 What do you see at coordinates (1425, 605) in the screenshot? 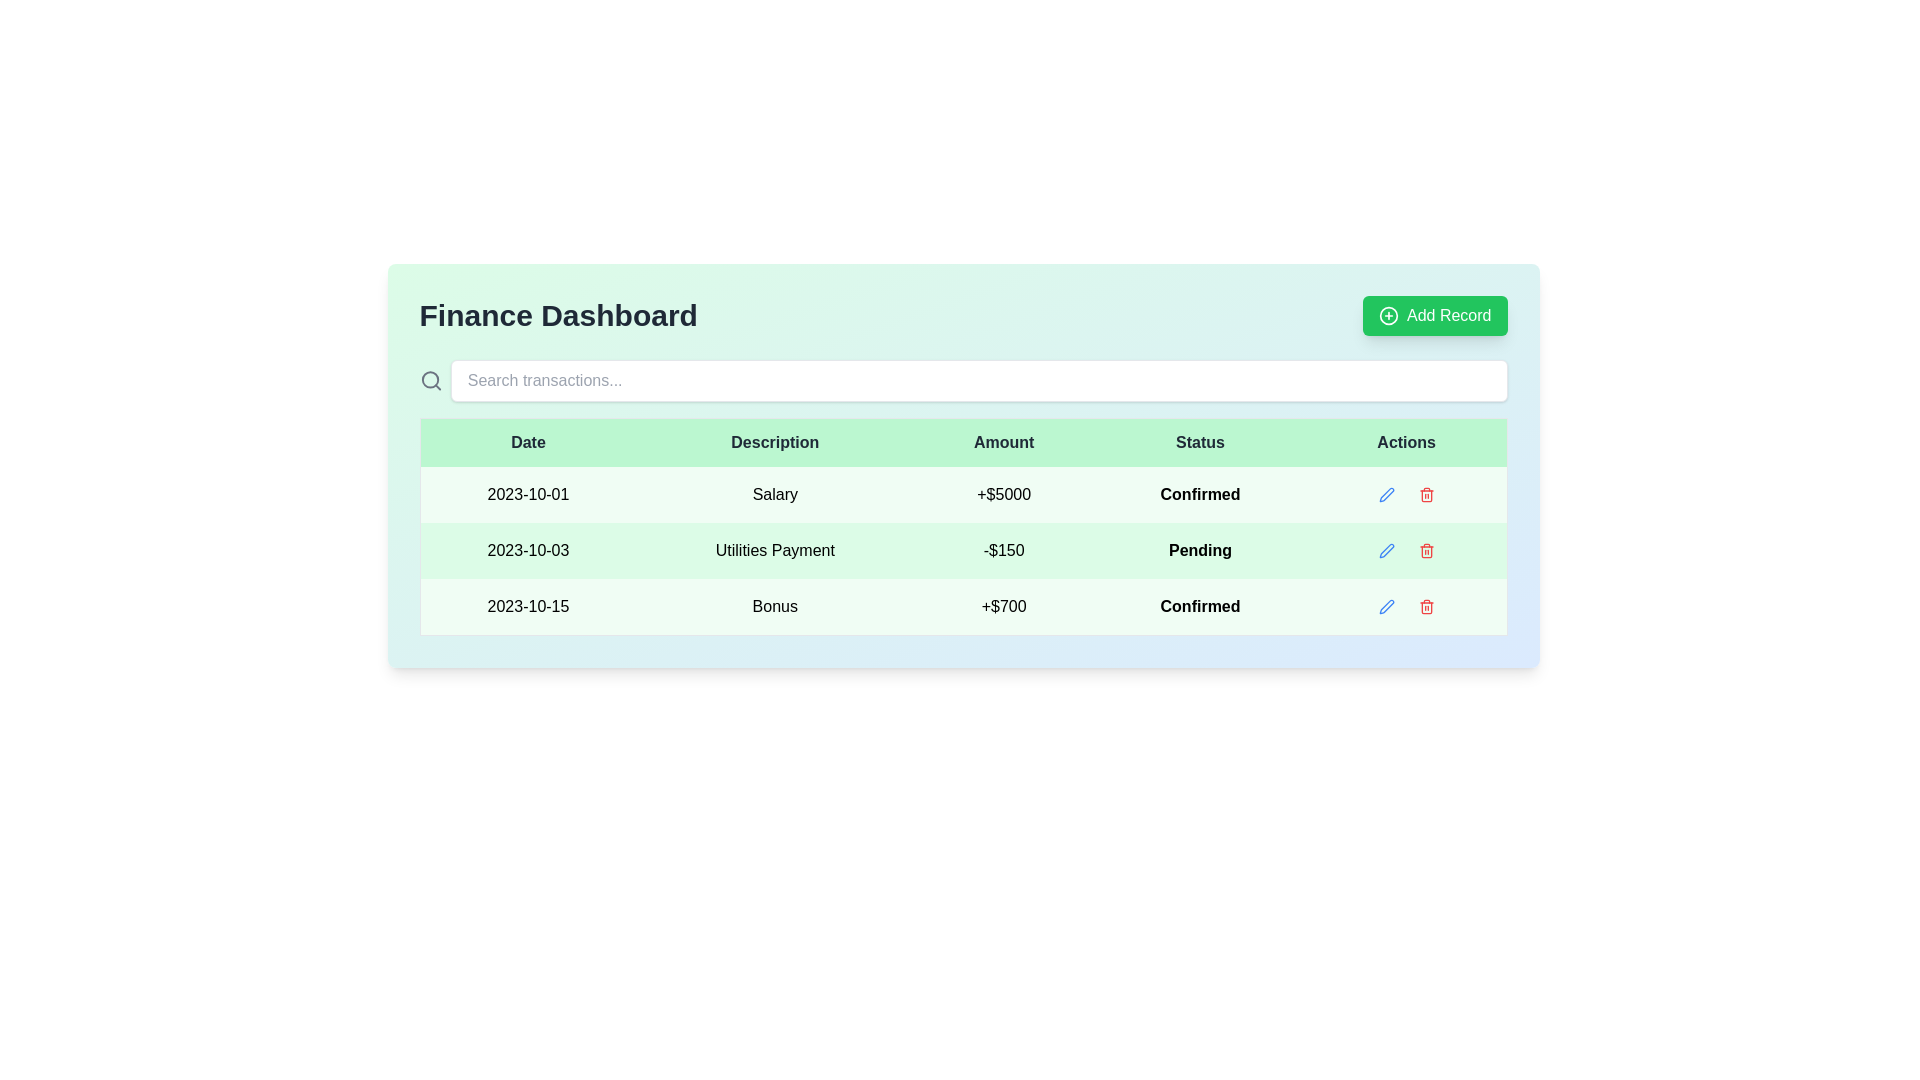
I see `the delete button located in the 'Actions' column of the last row of the table, which is the second button to the right of the blue edit icon` at bounding box center [1425, 605].